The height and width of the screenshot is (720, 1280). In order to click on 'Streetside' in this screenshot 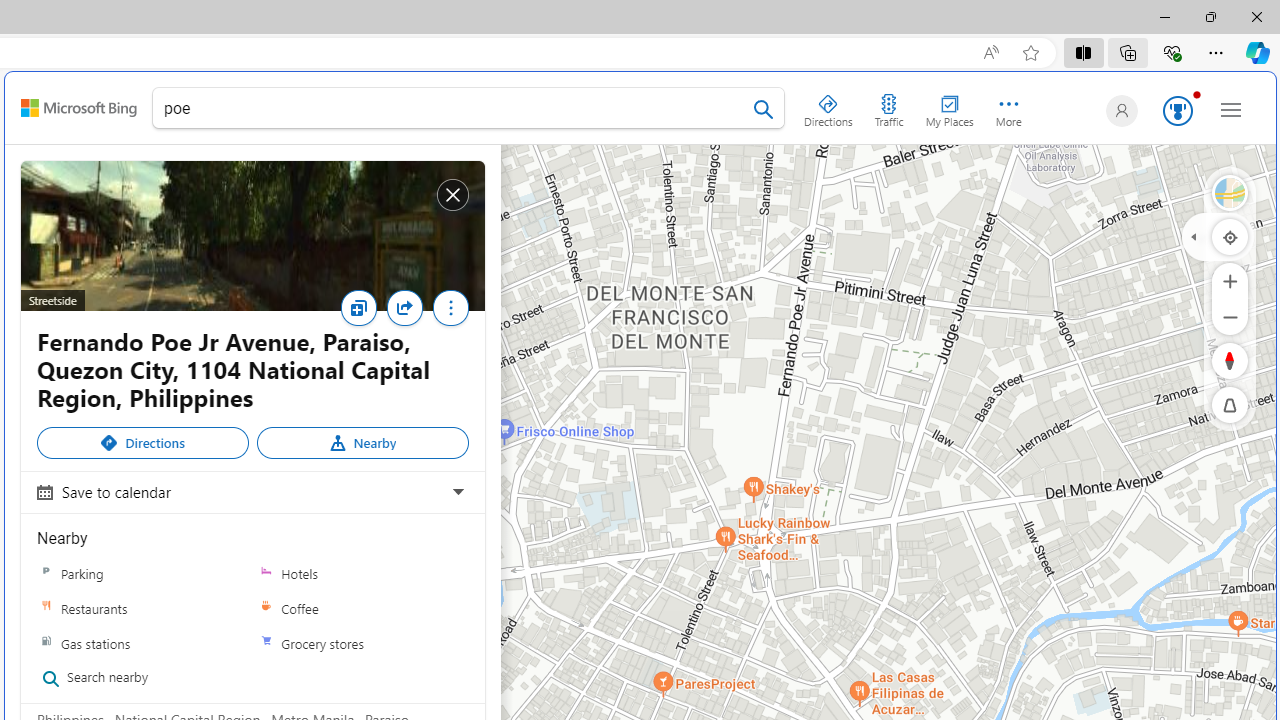, I will do `click(251, 235)`.